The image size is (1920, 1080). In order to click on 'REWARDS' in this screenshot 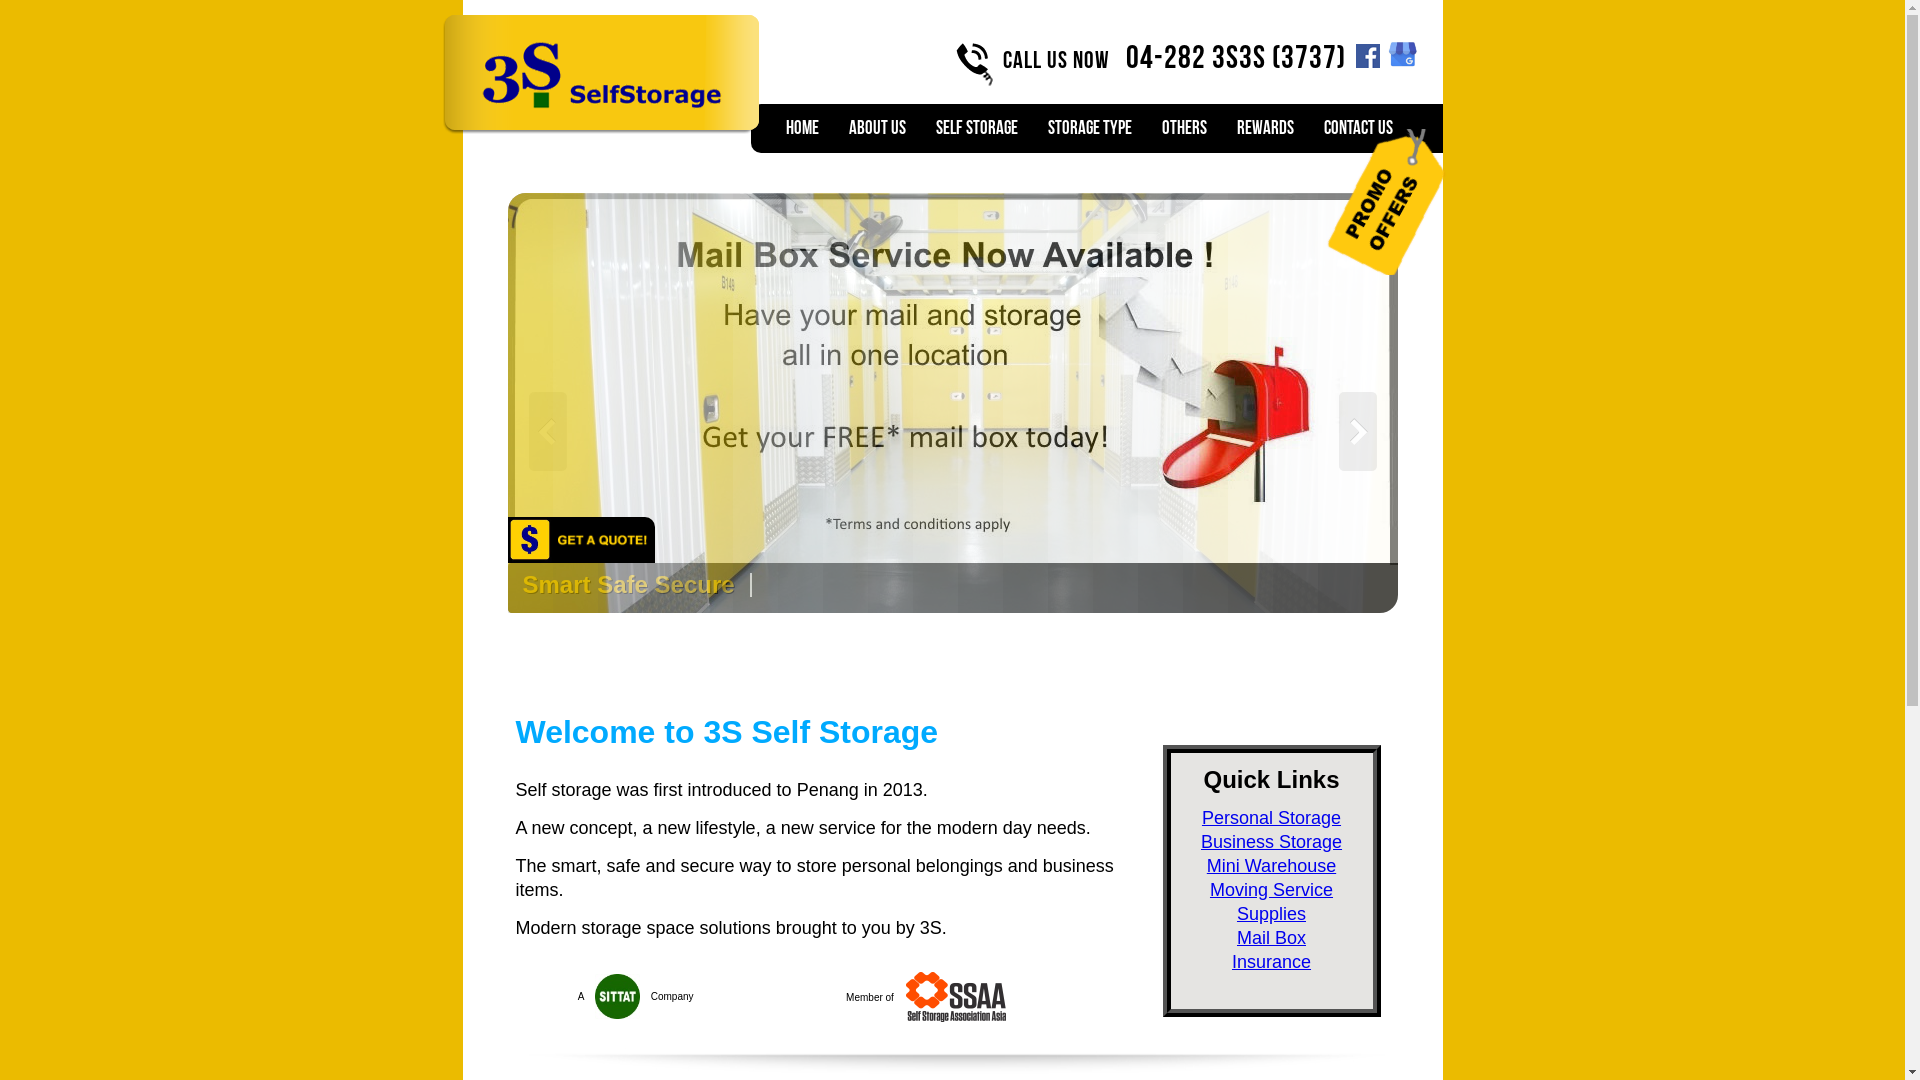, I will do `click(1263, 128)`.